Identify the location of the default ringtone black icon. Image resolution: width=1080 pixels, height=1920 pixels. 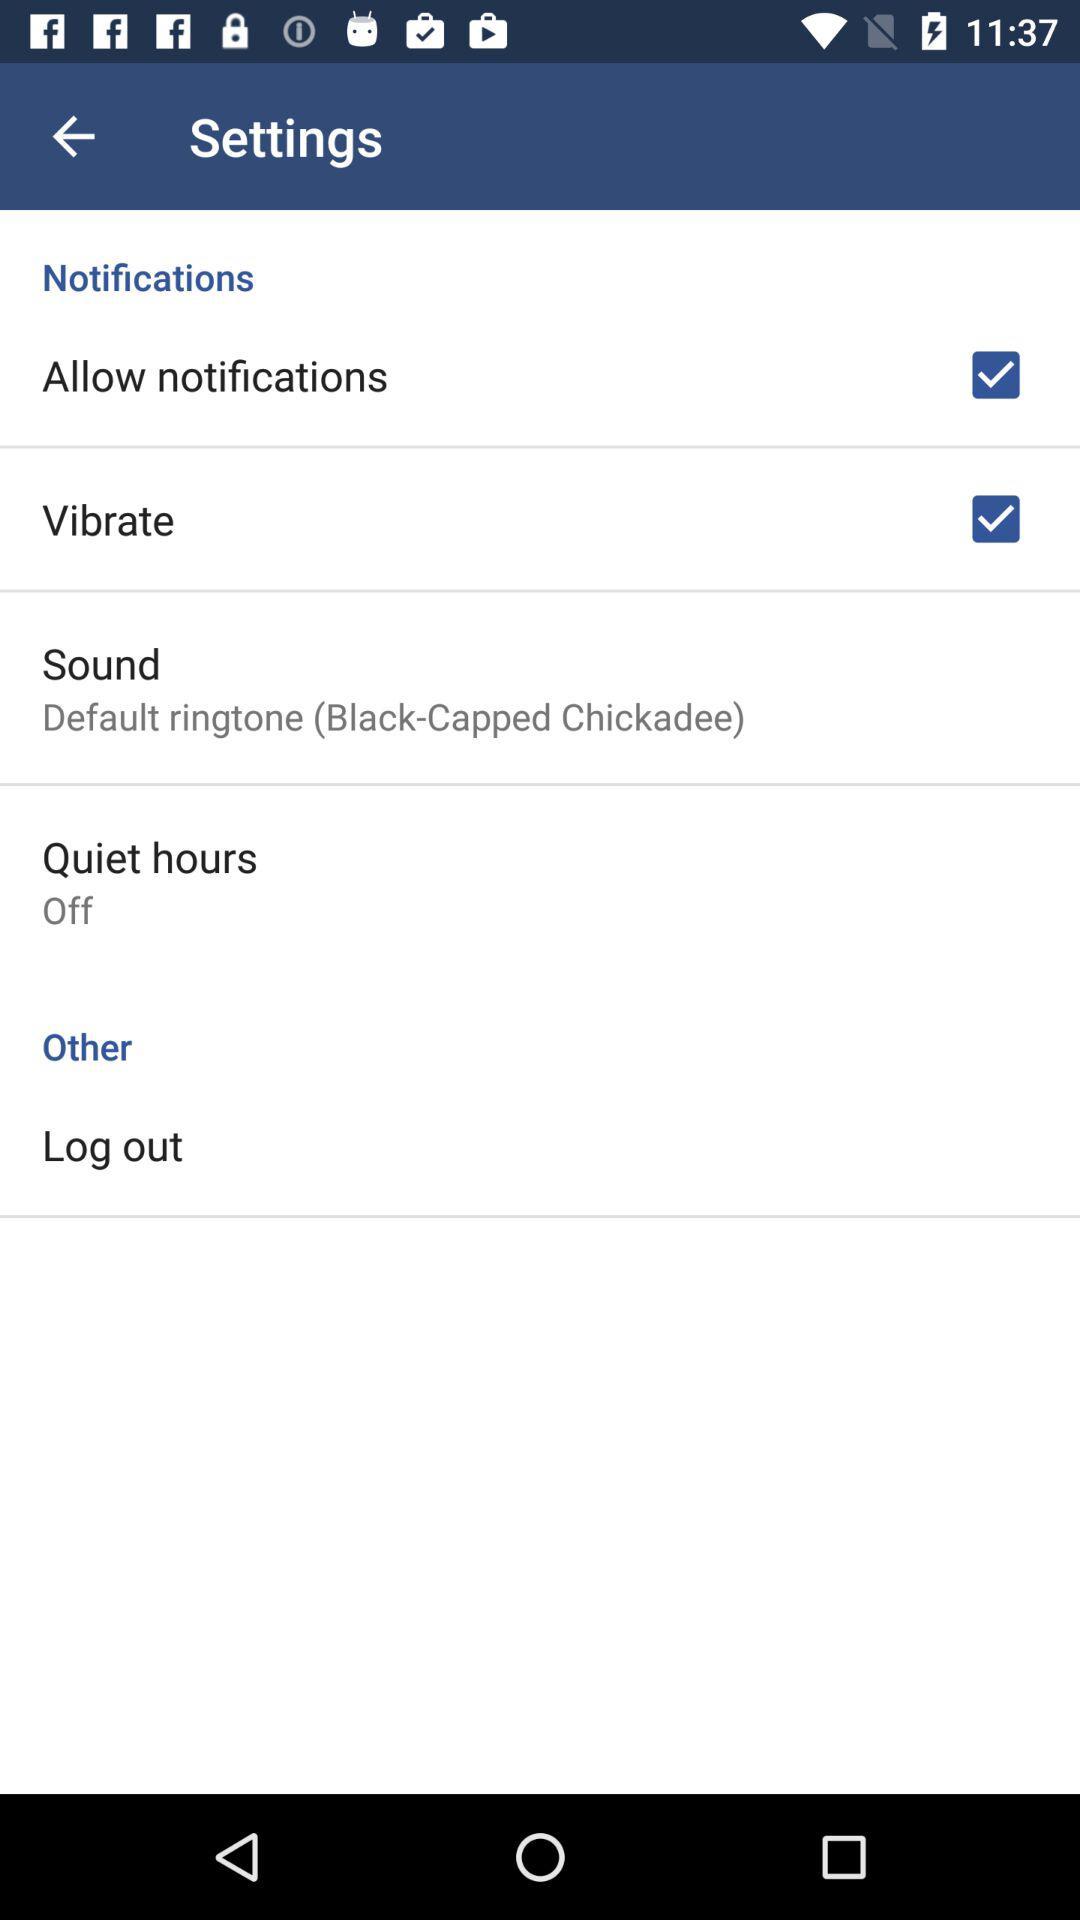
(393, 716).